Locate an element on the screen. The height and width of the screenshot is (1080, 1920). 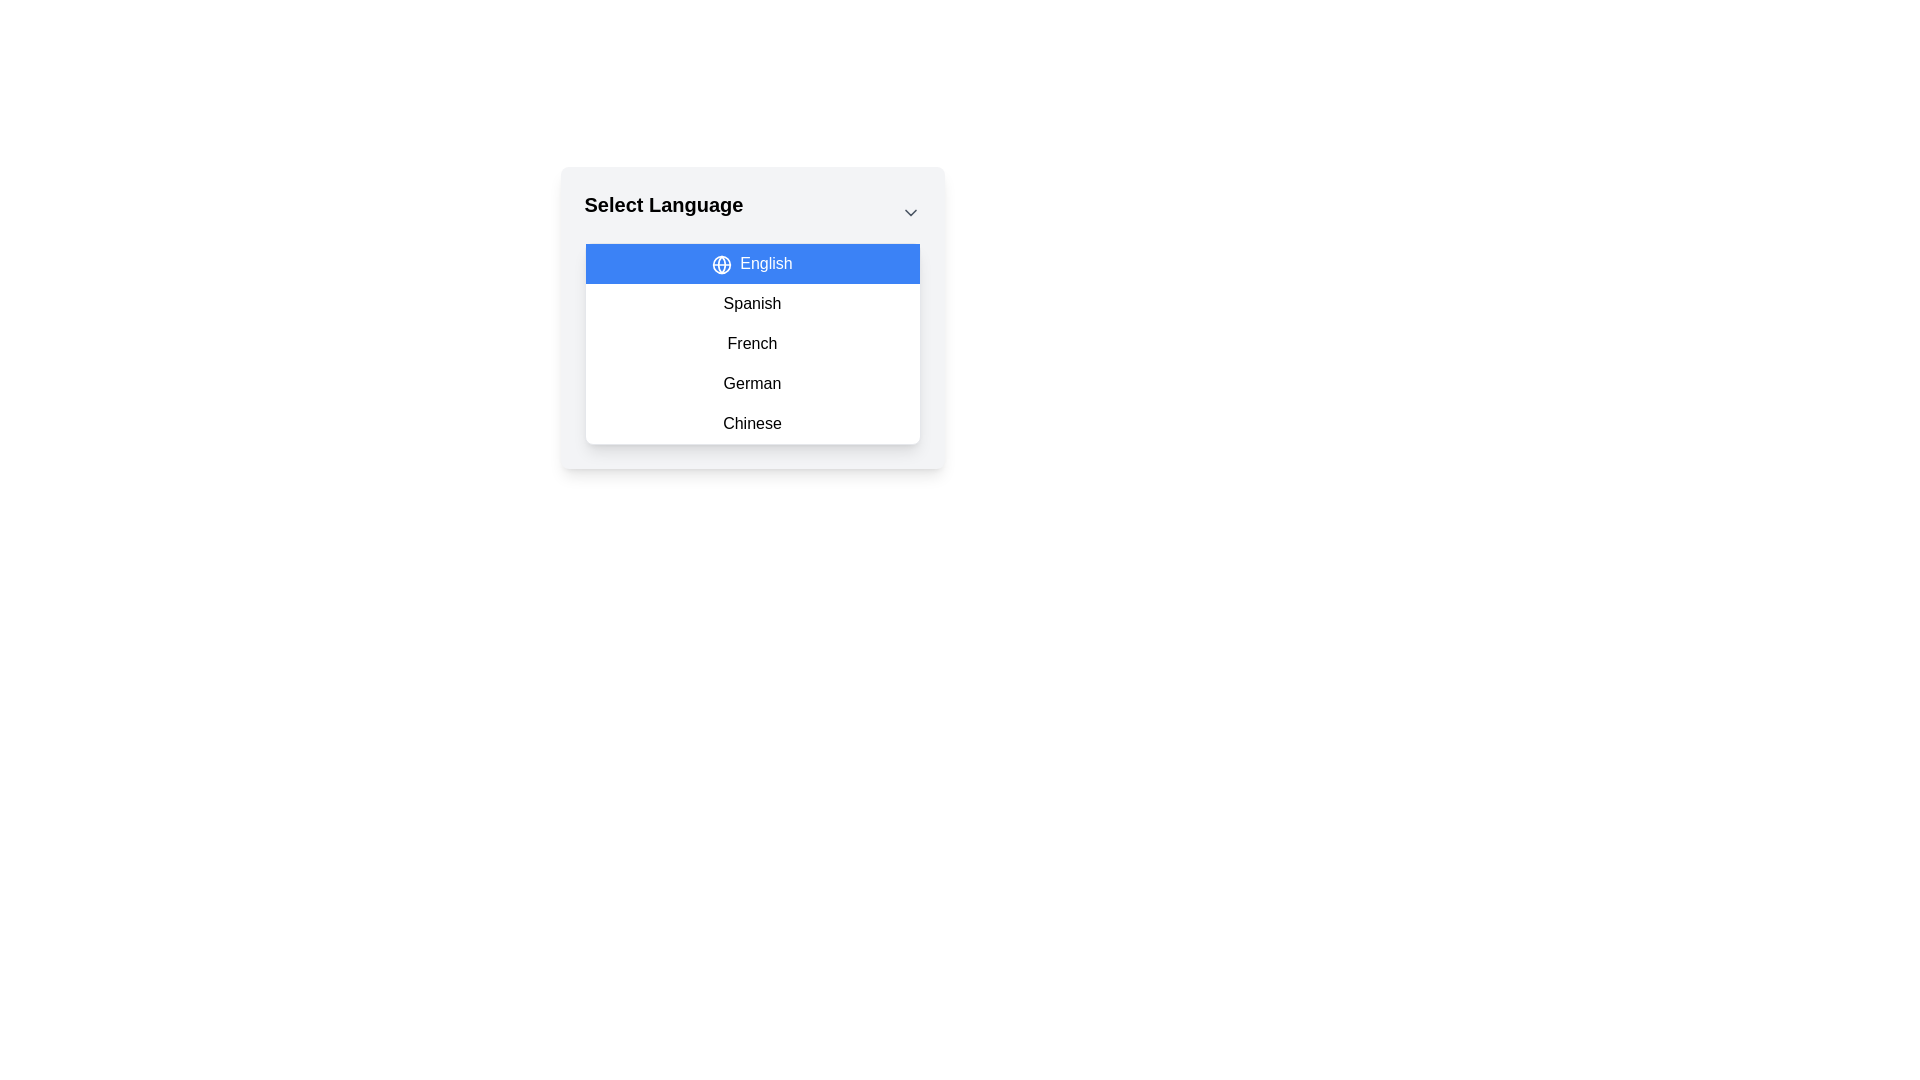
the 'Spanish' option in the dropdown menu is located at coordinates (751, 316).